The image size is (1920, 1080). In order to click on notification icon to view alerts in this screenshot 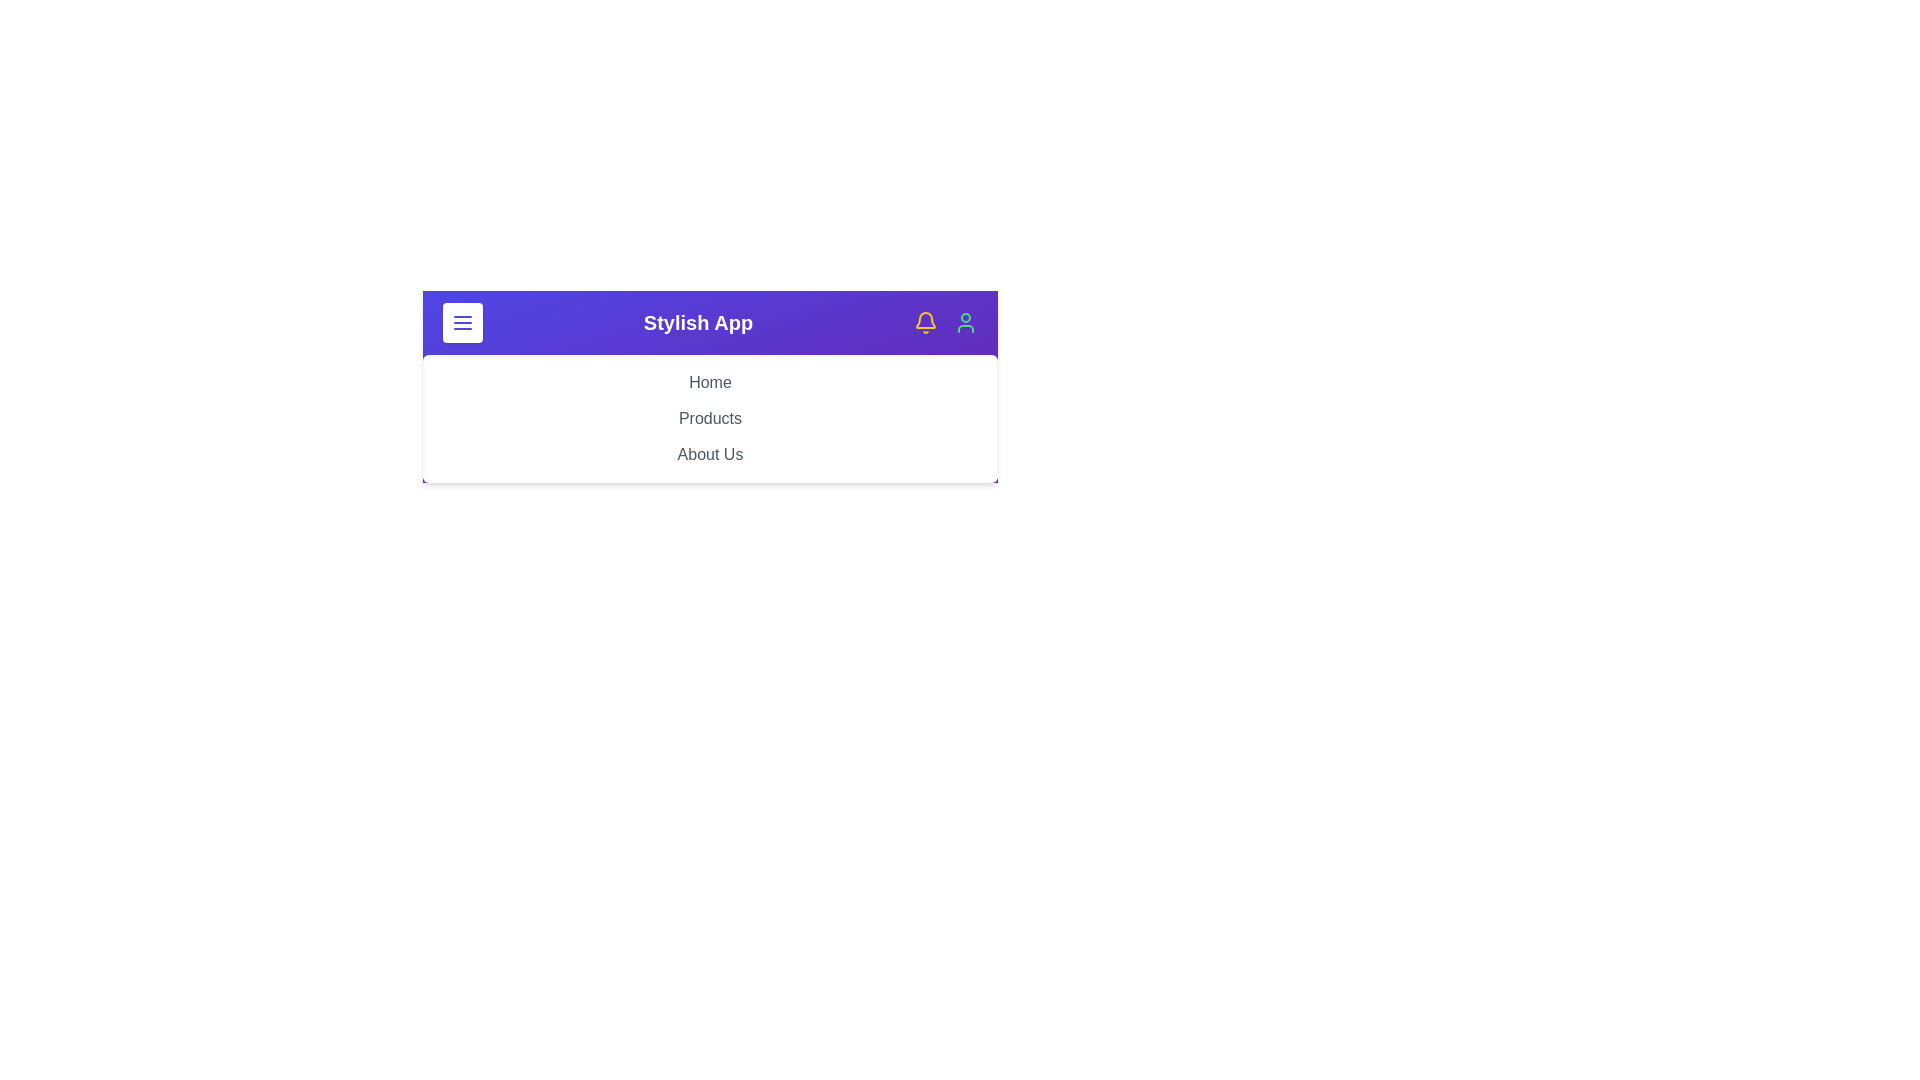, I will do `click(925, 322)`.